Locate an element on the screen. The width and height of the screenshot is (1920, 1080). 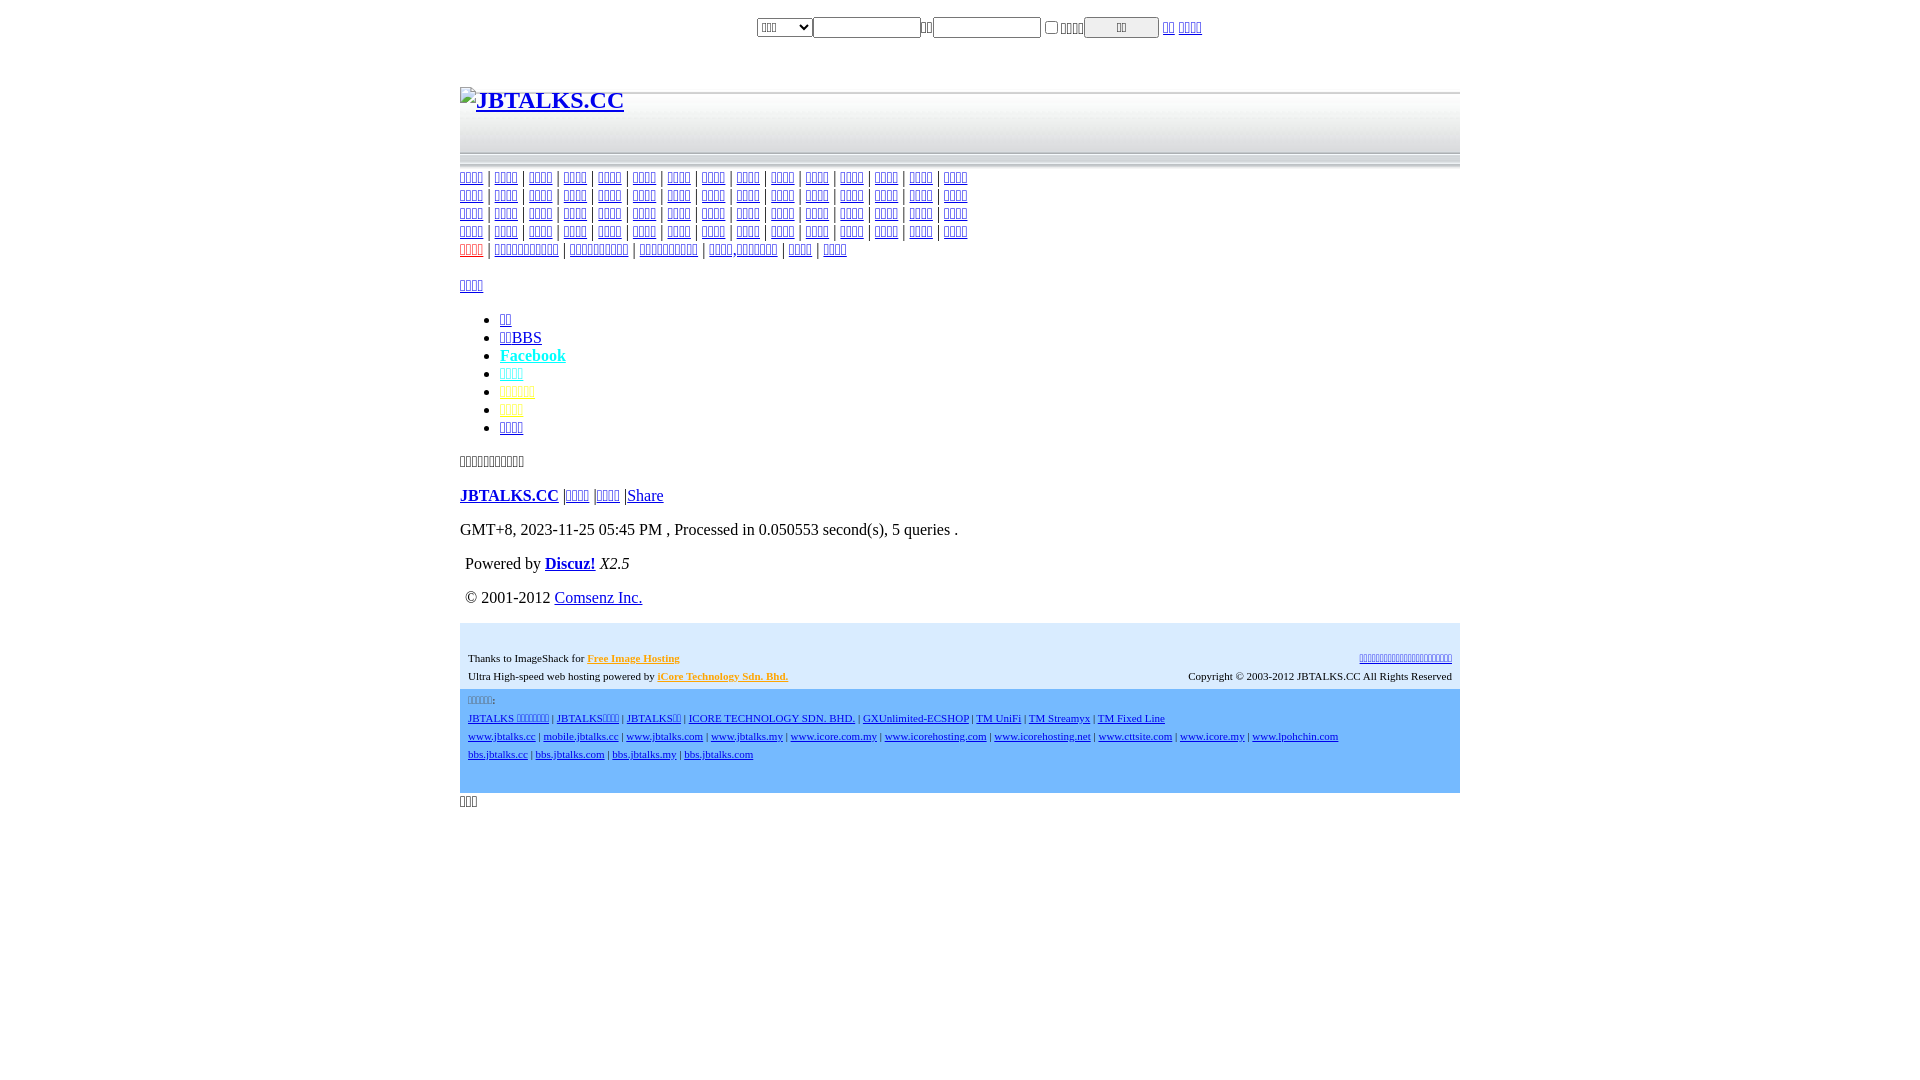
'Comsenz Inc.' is located at coordinates (597, 596).